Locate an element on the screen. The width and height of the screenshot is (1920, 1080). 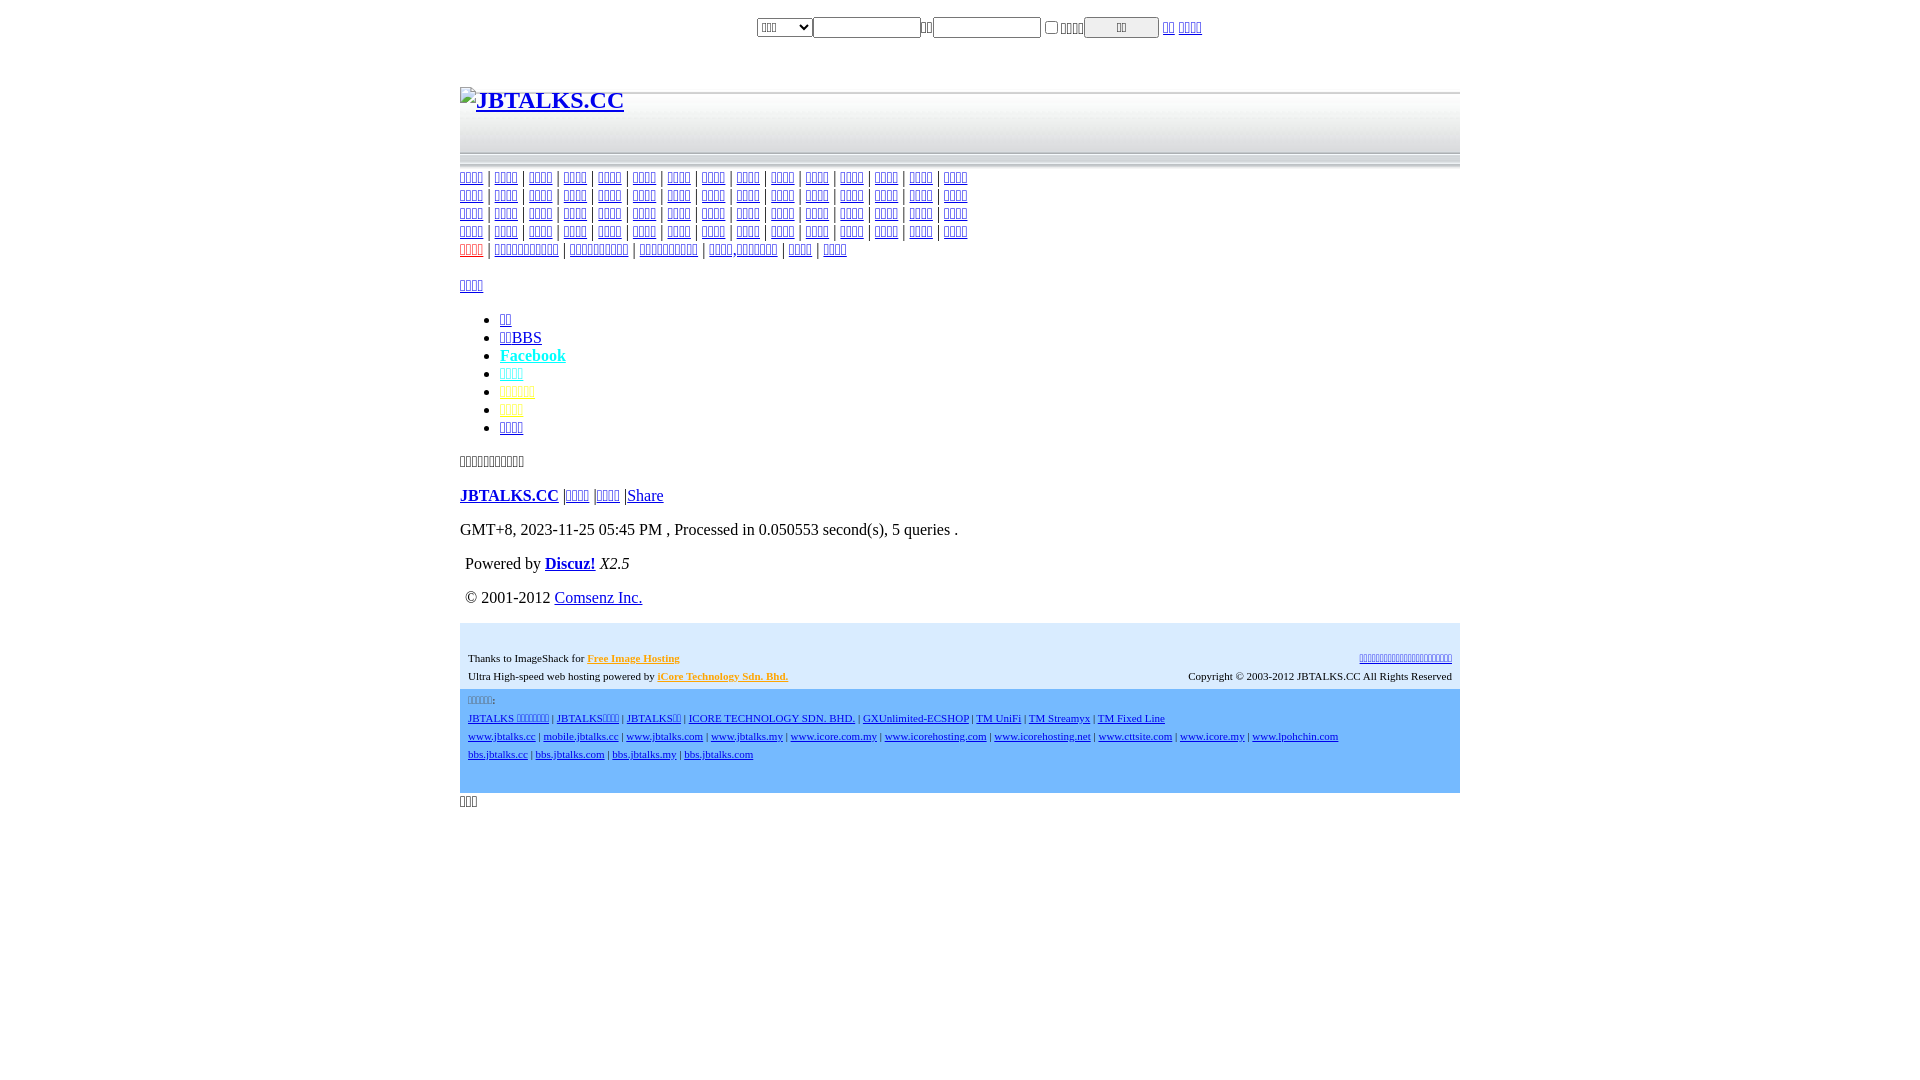
'Comsenz Inc.' is located at coordinates (597, 596).